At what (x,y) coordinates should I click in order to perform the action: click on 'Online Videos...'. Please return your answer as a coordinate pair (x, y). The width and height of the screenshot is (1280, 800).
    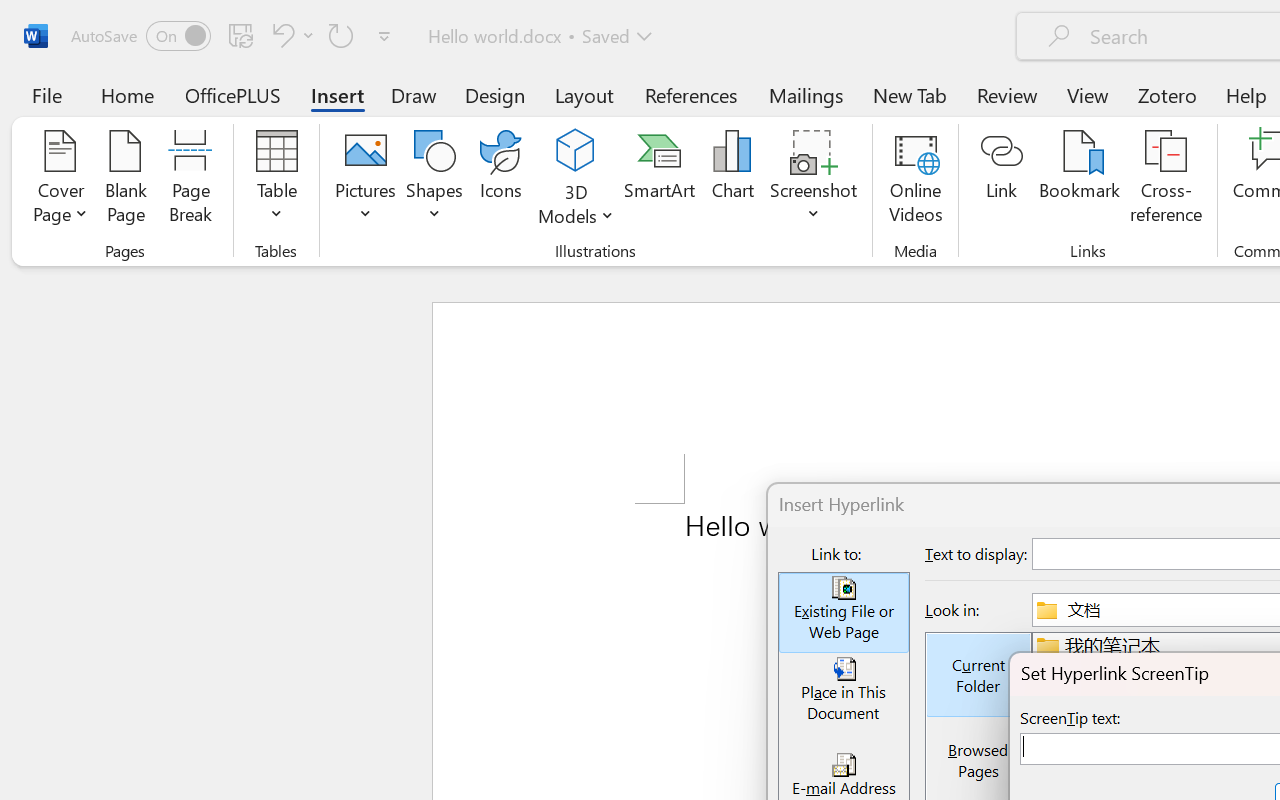
    Looking at the image, I should click on (914, 179).